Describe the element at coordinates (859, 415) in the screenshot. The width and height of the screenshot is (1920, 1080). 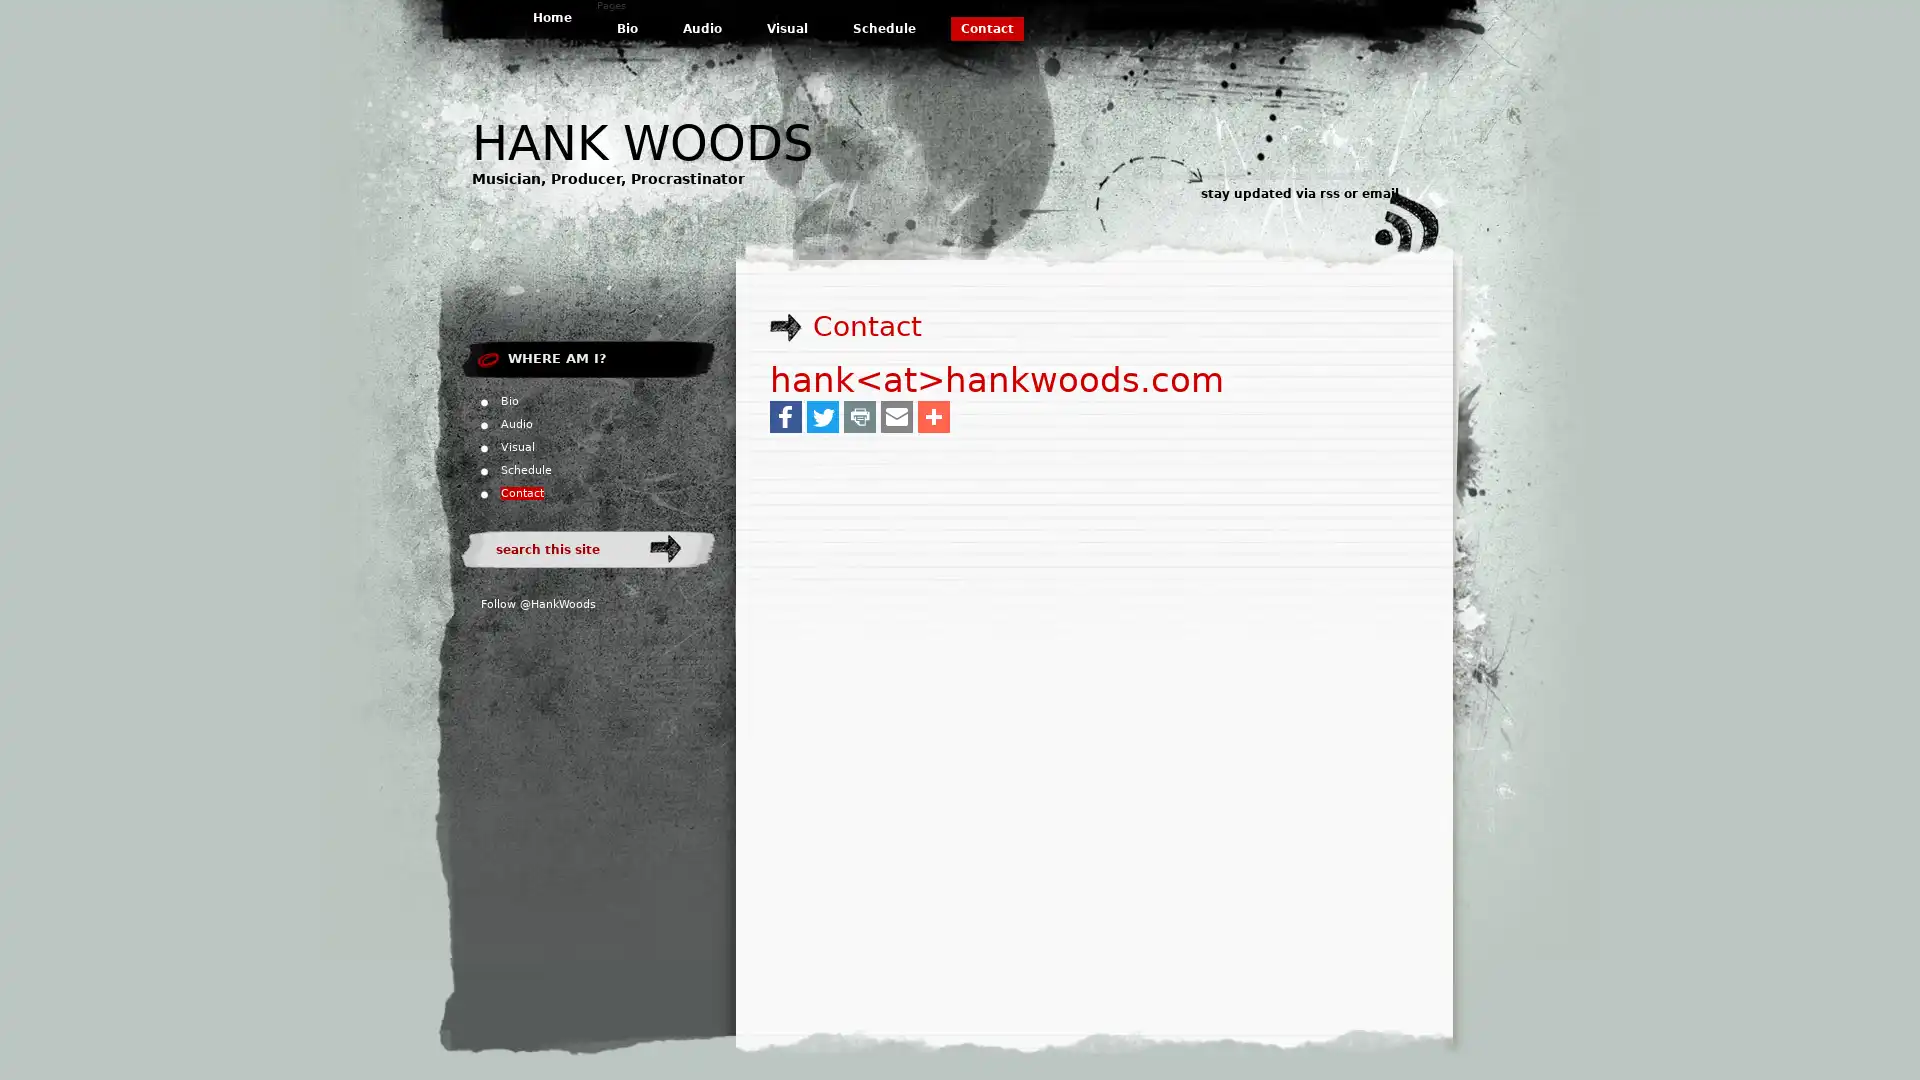
I see `Share to Print` at that location.